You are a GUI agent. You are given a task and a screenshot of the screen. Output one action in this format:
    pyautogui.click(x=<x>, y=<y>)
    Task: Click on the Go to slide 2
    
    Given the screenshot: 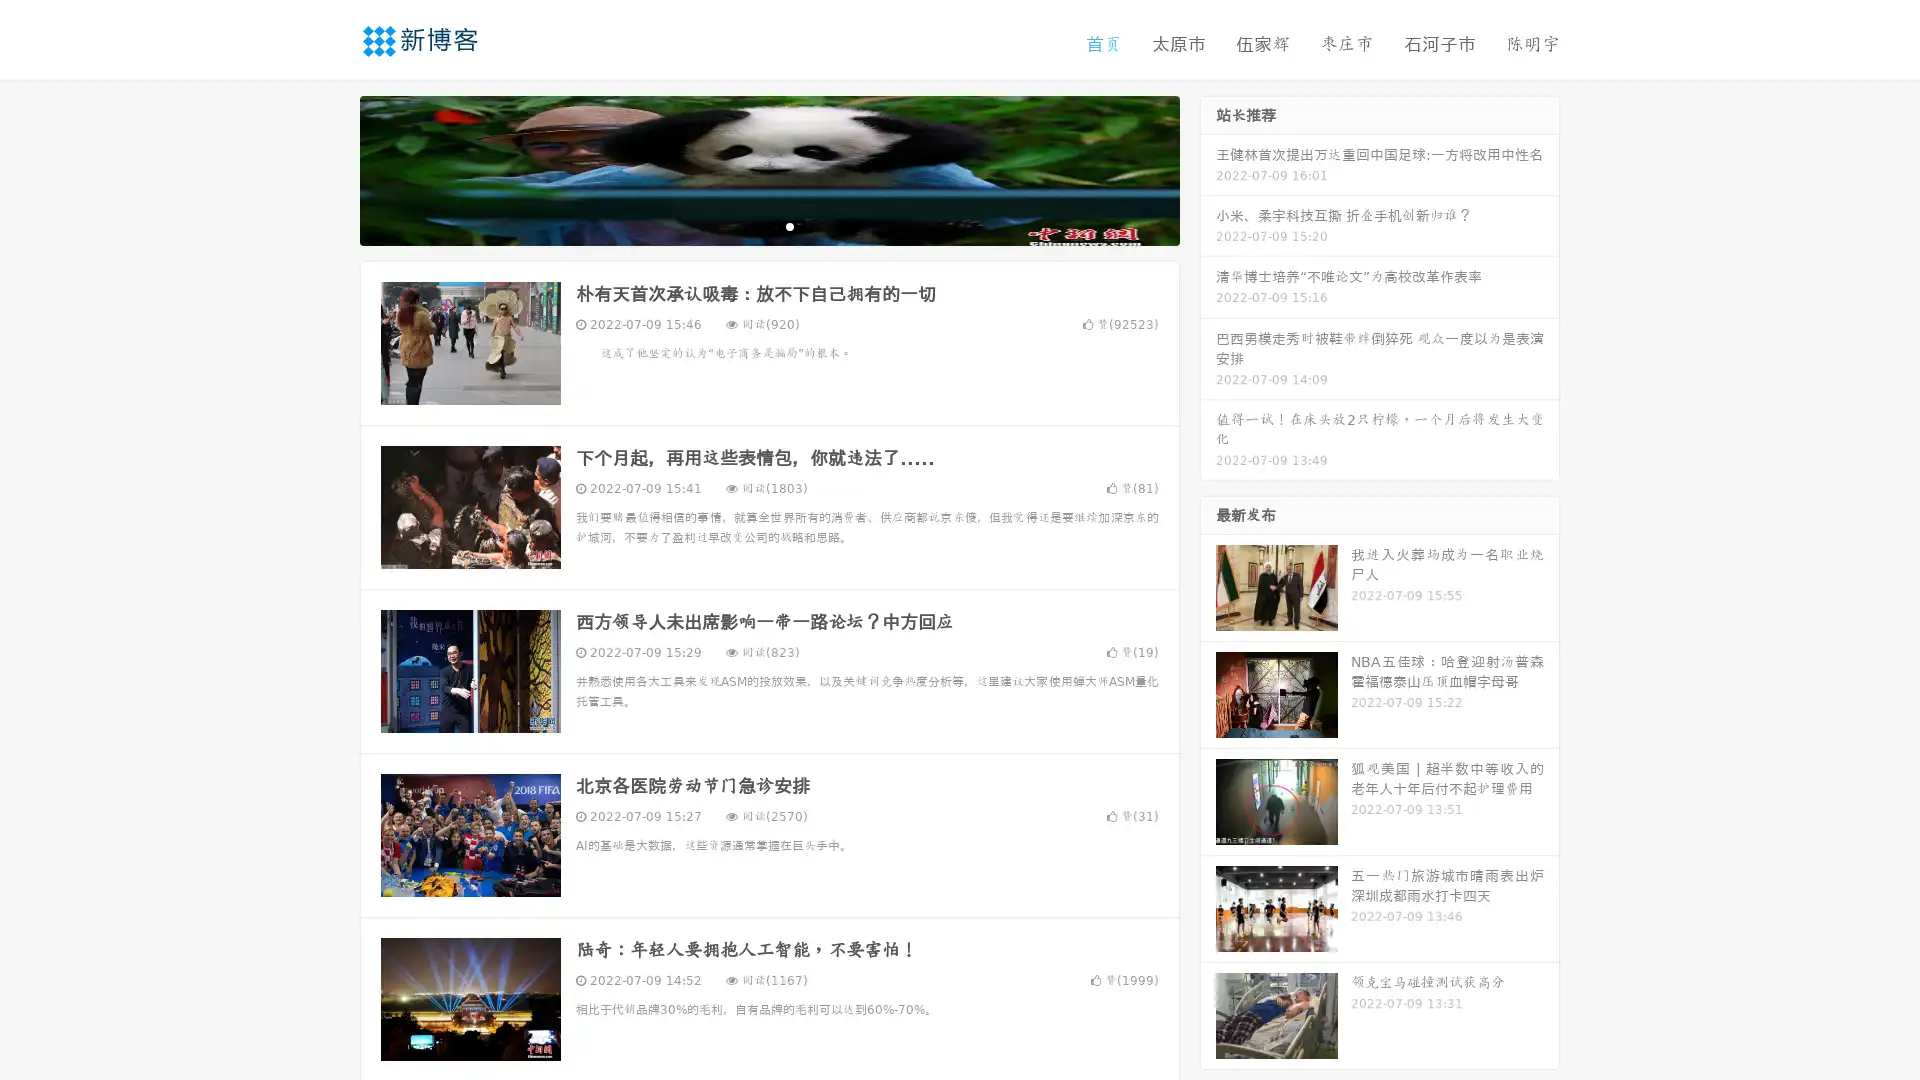 What is the action you would take?
    pyautogui.click(x=768, y=225)
    